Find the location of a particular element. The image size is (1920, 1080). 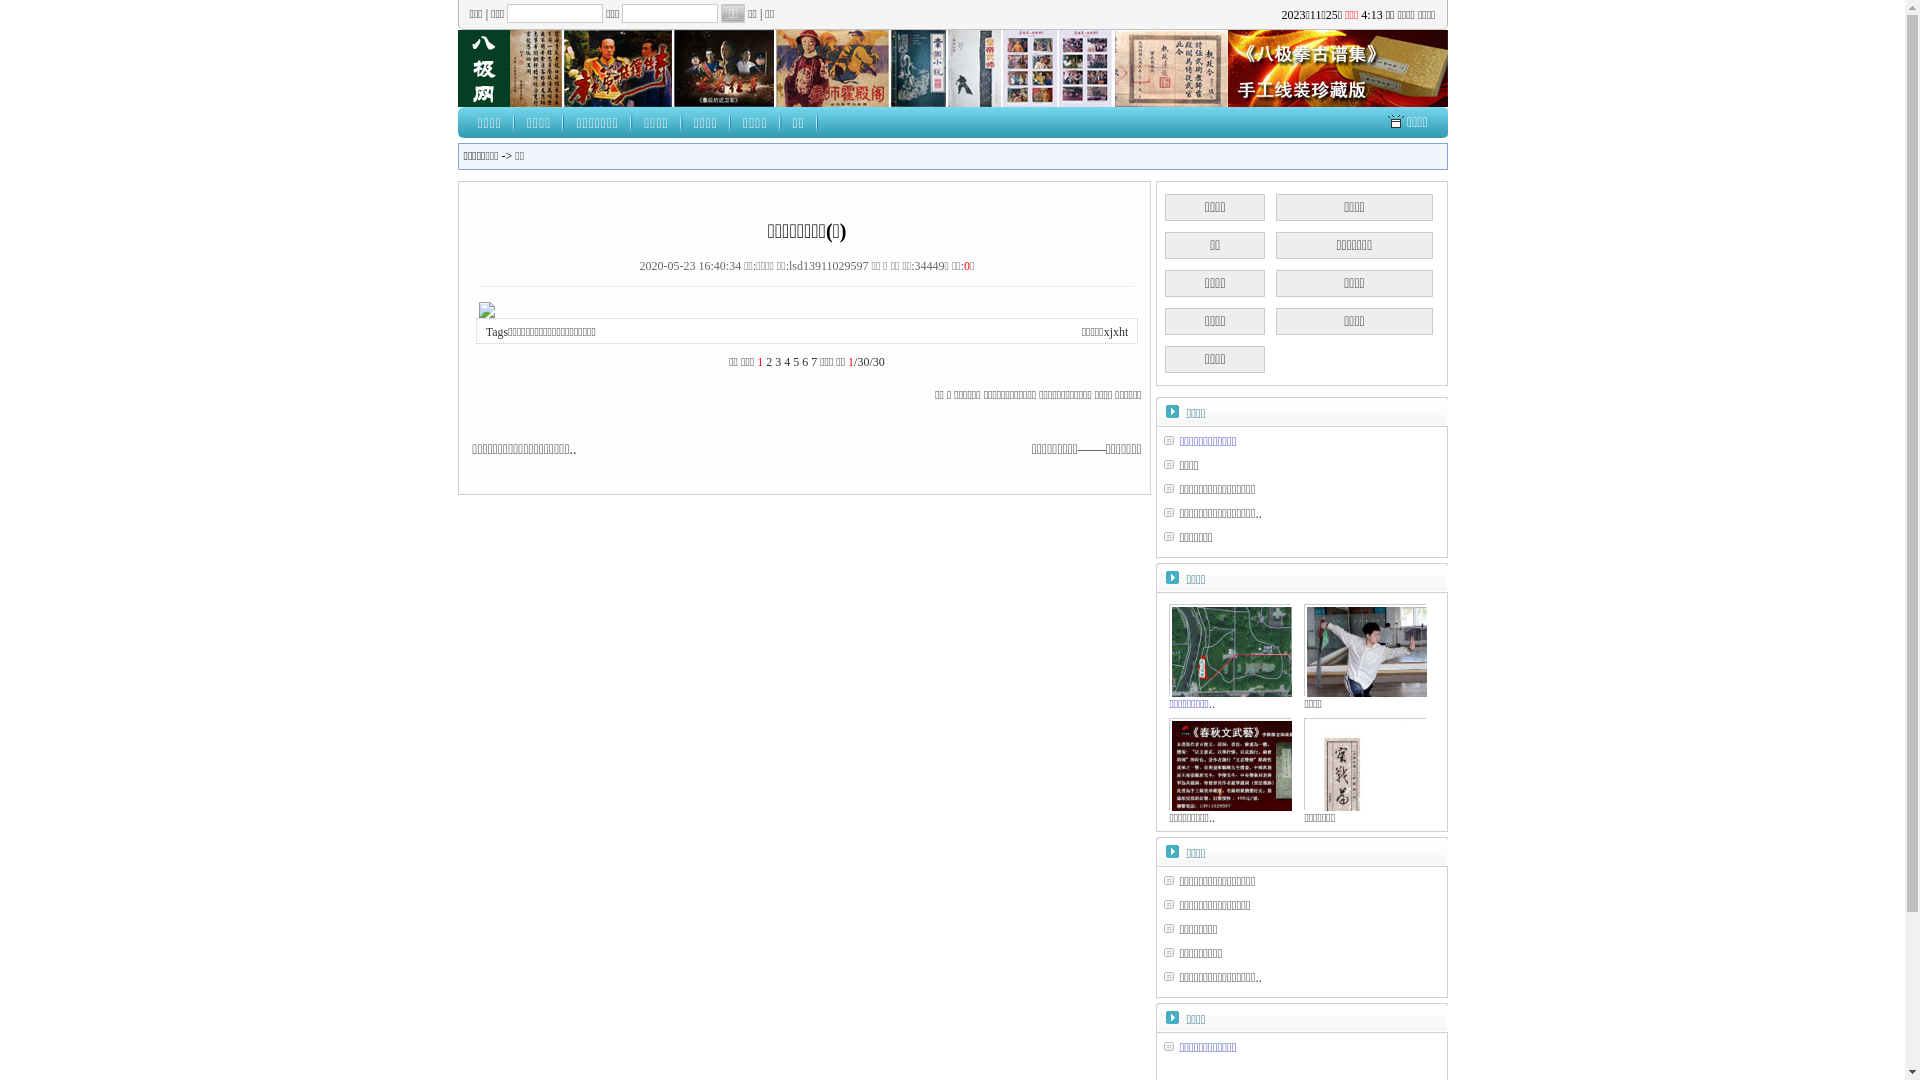

'4' is located at coordinates (782, 362).